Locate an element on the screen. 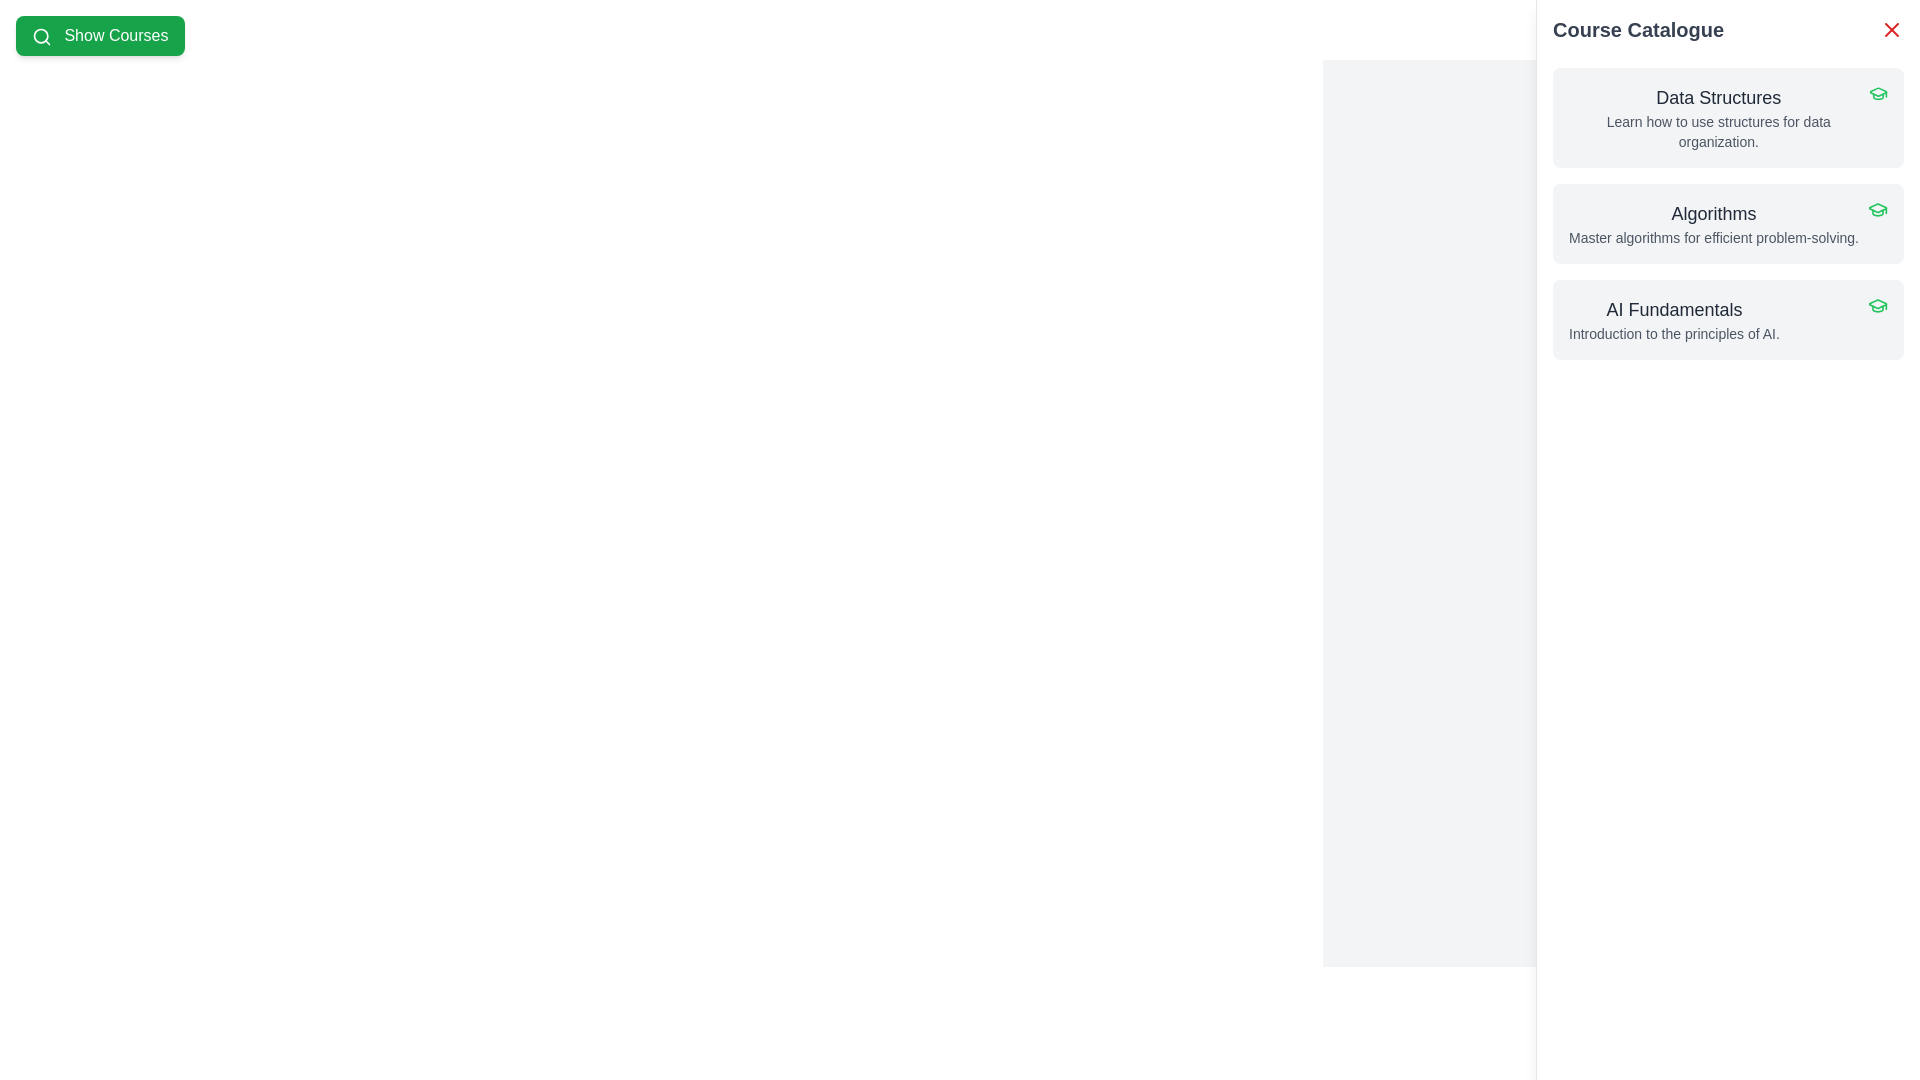 This screenshot has width=1920, height=1080. the text label 'Algorithms' styled with large, bold, dark gray text is located at coordinates (1712, 213).